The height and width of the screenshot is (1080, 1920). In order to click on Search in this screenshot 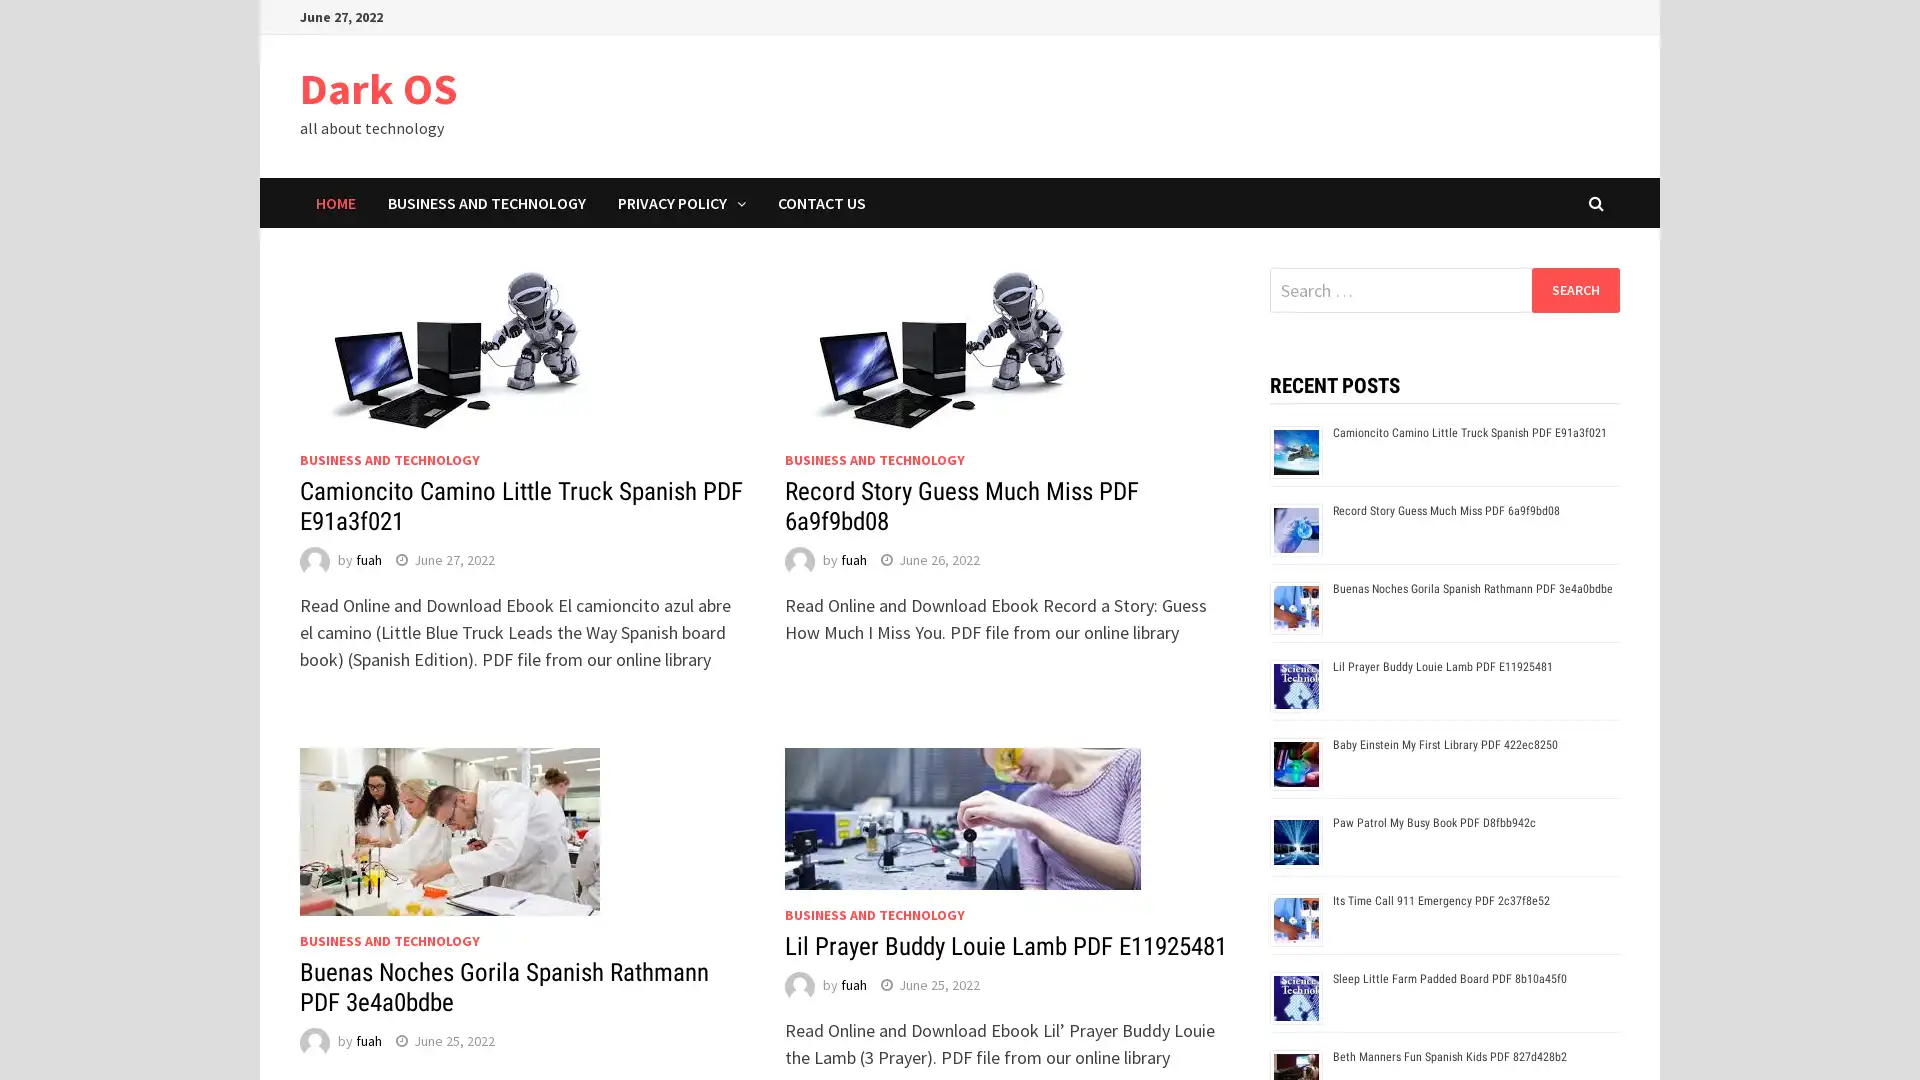, I will do `click(1574, 289)`.